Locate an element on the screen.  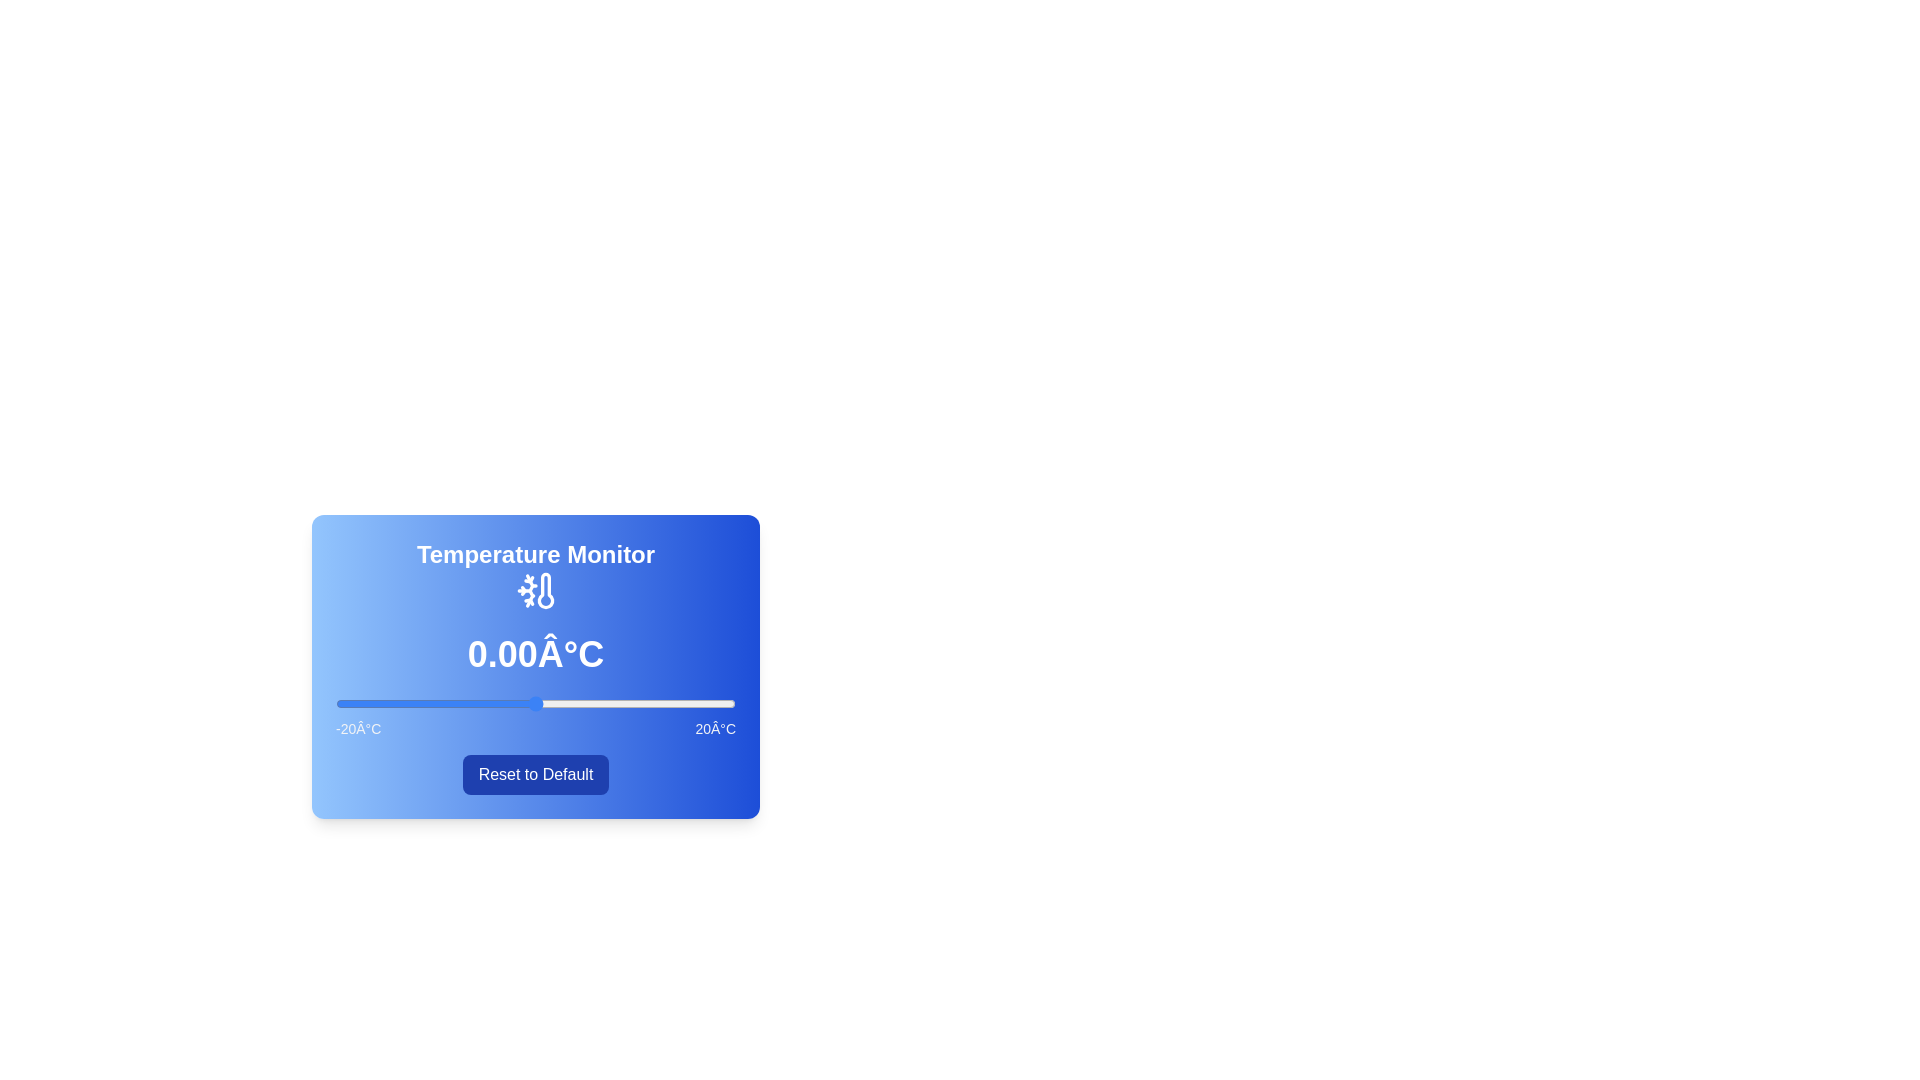
the temperature slider to -17 degrees Celsius is located at coordinates (365, 703).